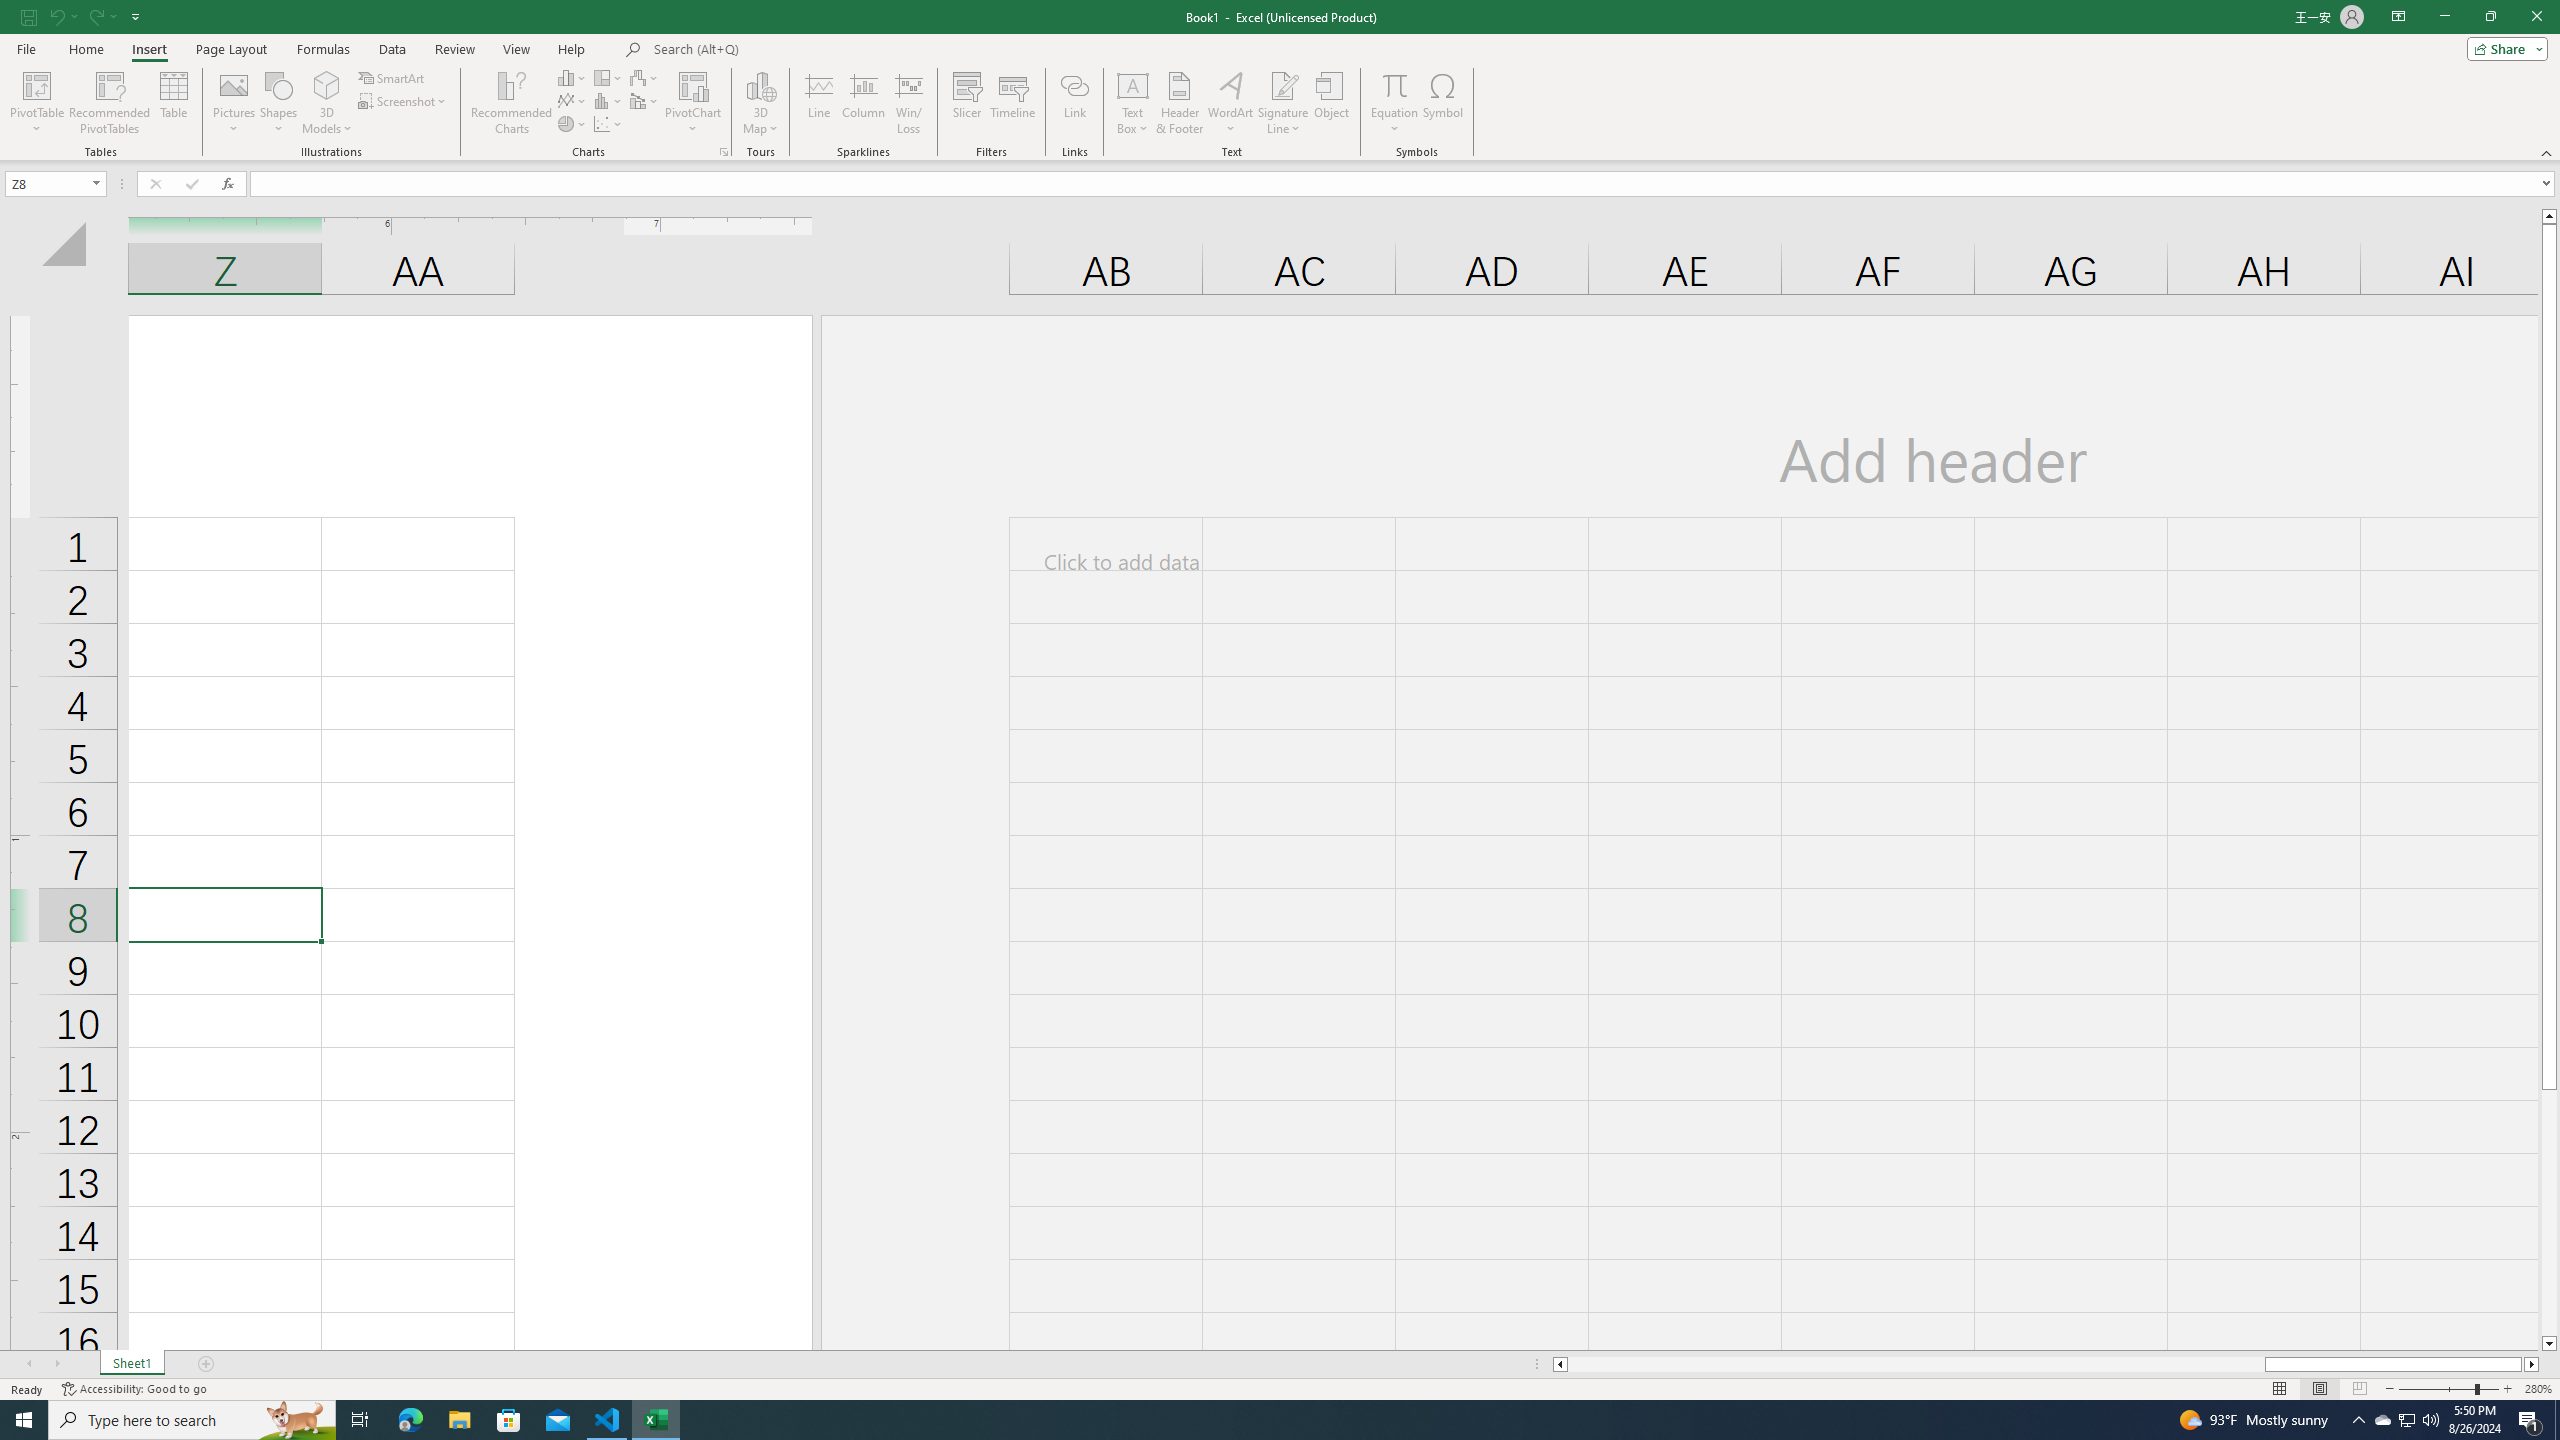 The image size is (2560, 1440). What do you see at coordinates (36, 103) in the screenshot?
I see `'PivotTable'` at bounding box center [36, 103].